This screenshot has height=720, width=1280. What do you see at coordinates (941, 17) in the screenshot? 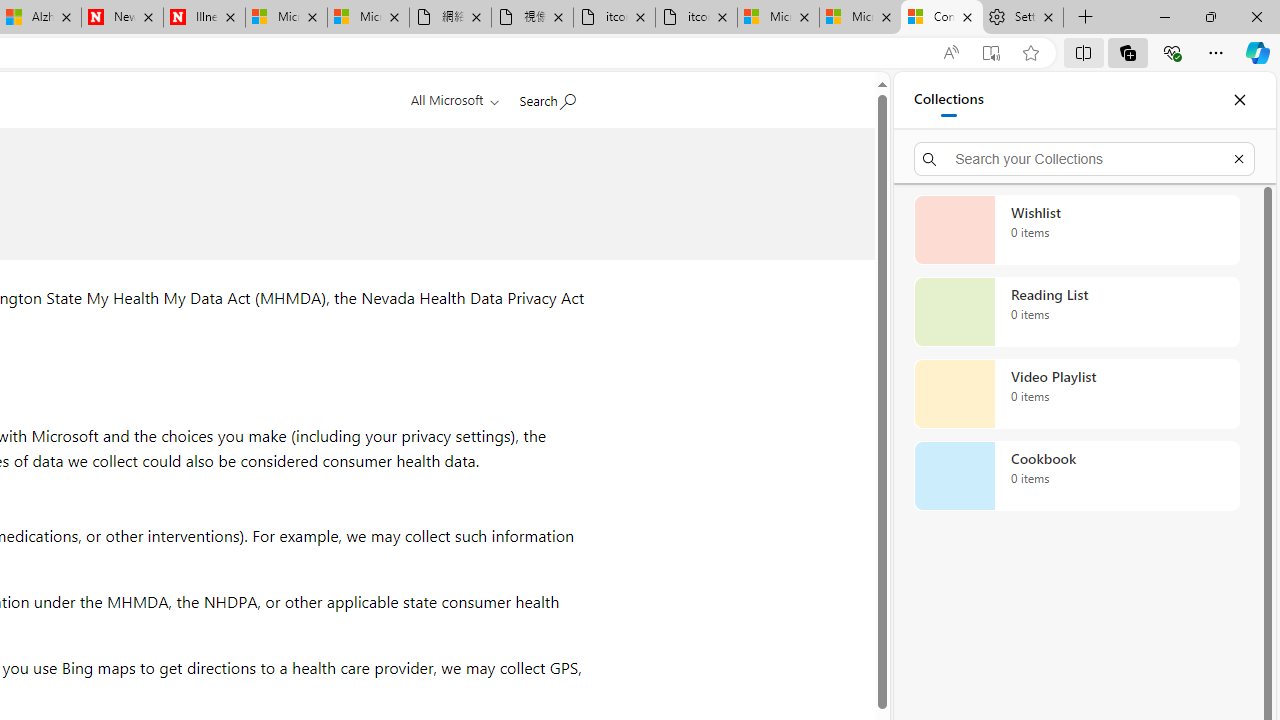
I see `'Consumer Health Data Privacy Policy'` at bounding box center [941, 17].